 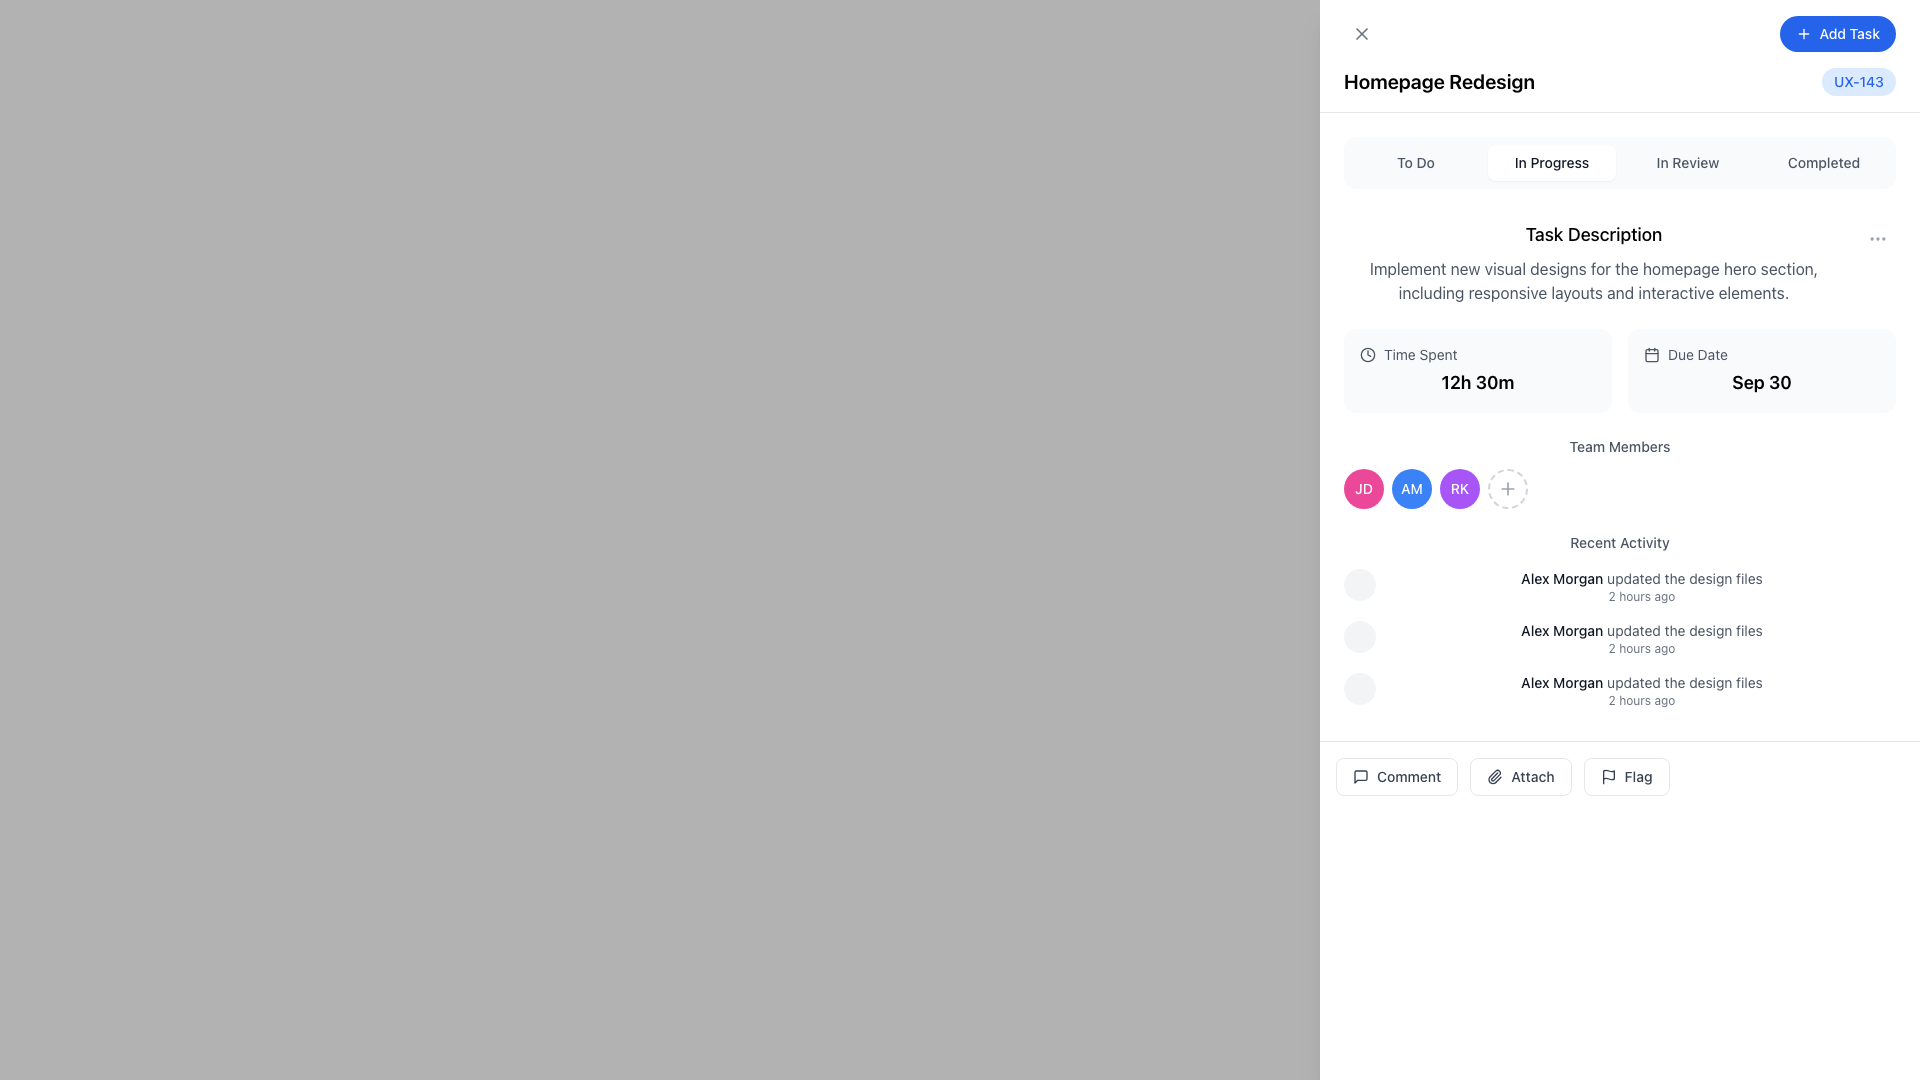 I want to click on the bold text heading 'Homepage Redesign' located at the top left area of the task view, so click(x=1438, y=80).